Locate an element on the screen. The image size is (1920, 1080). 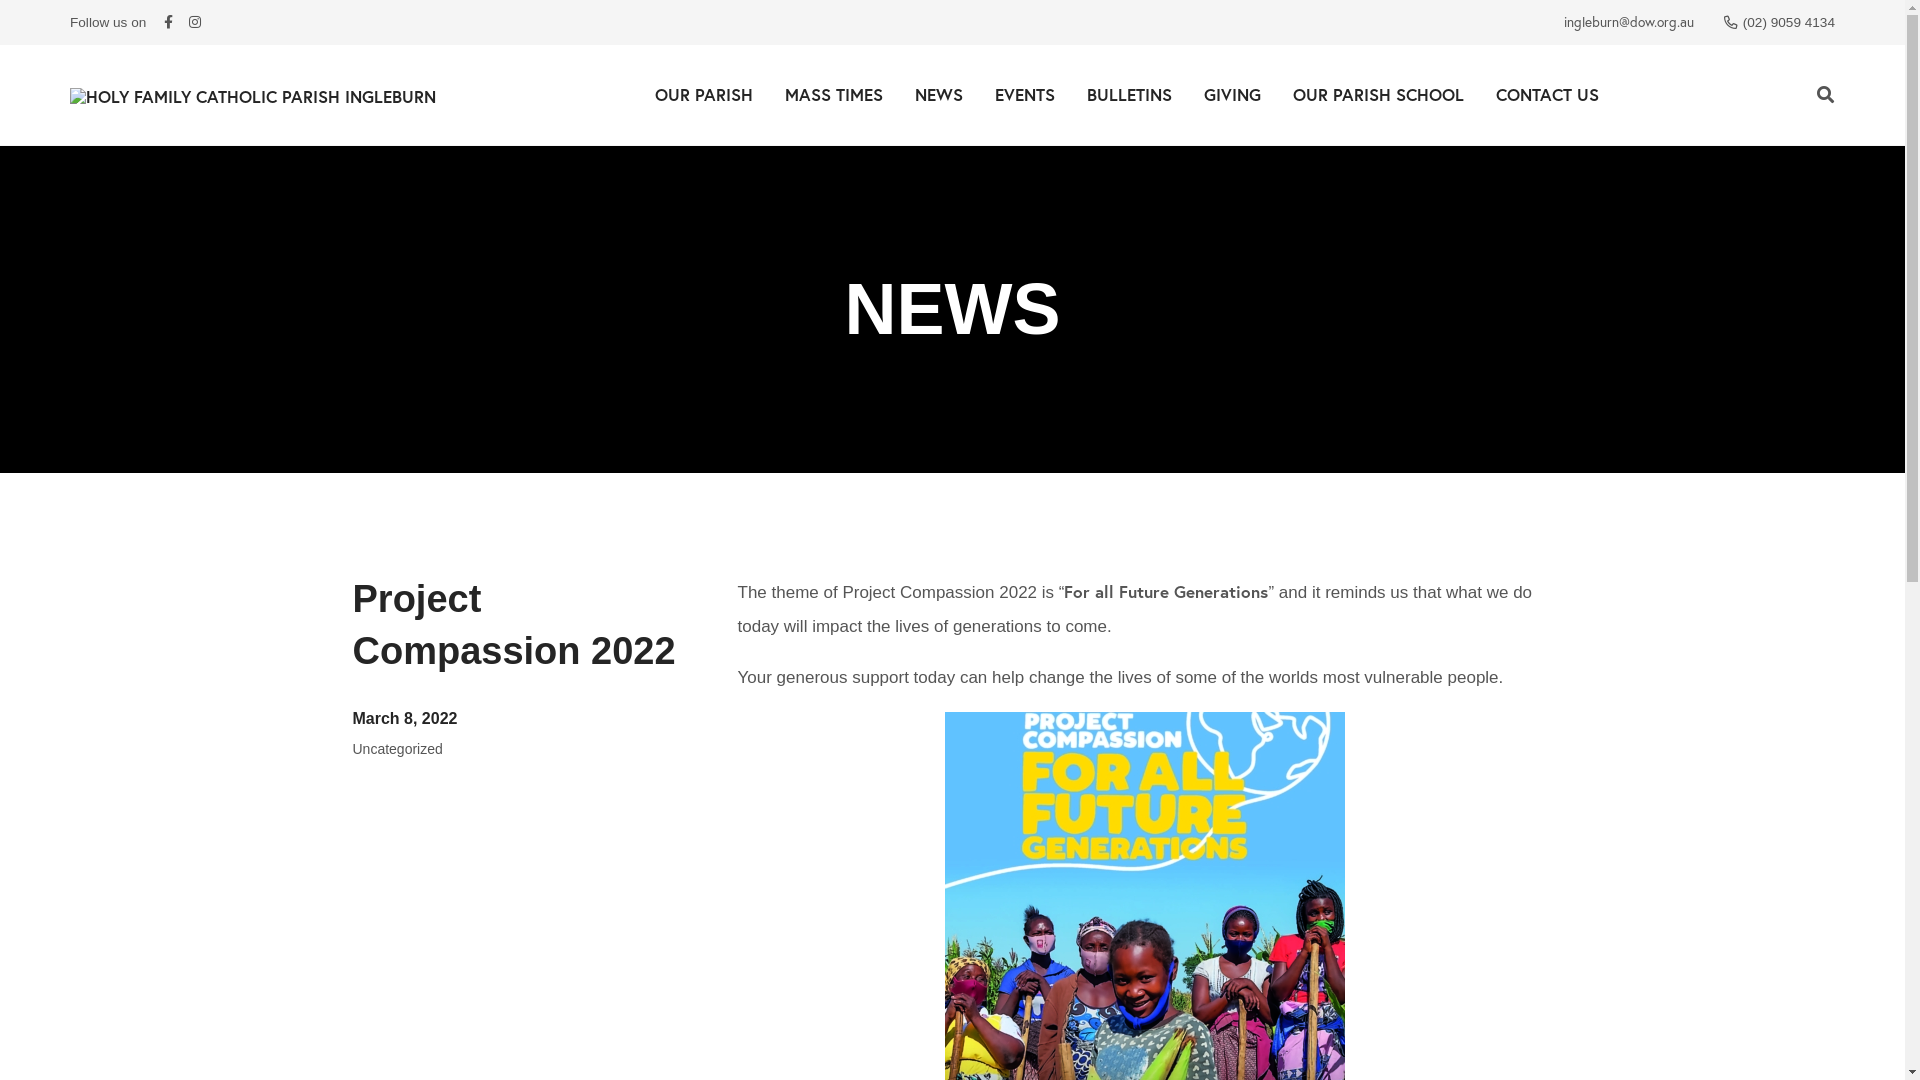
'BULLETINS' is located at coordinates (1069, 94).